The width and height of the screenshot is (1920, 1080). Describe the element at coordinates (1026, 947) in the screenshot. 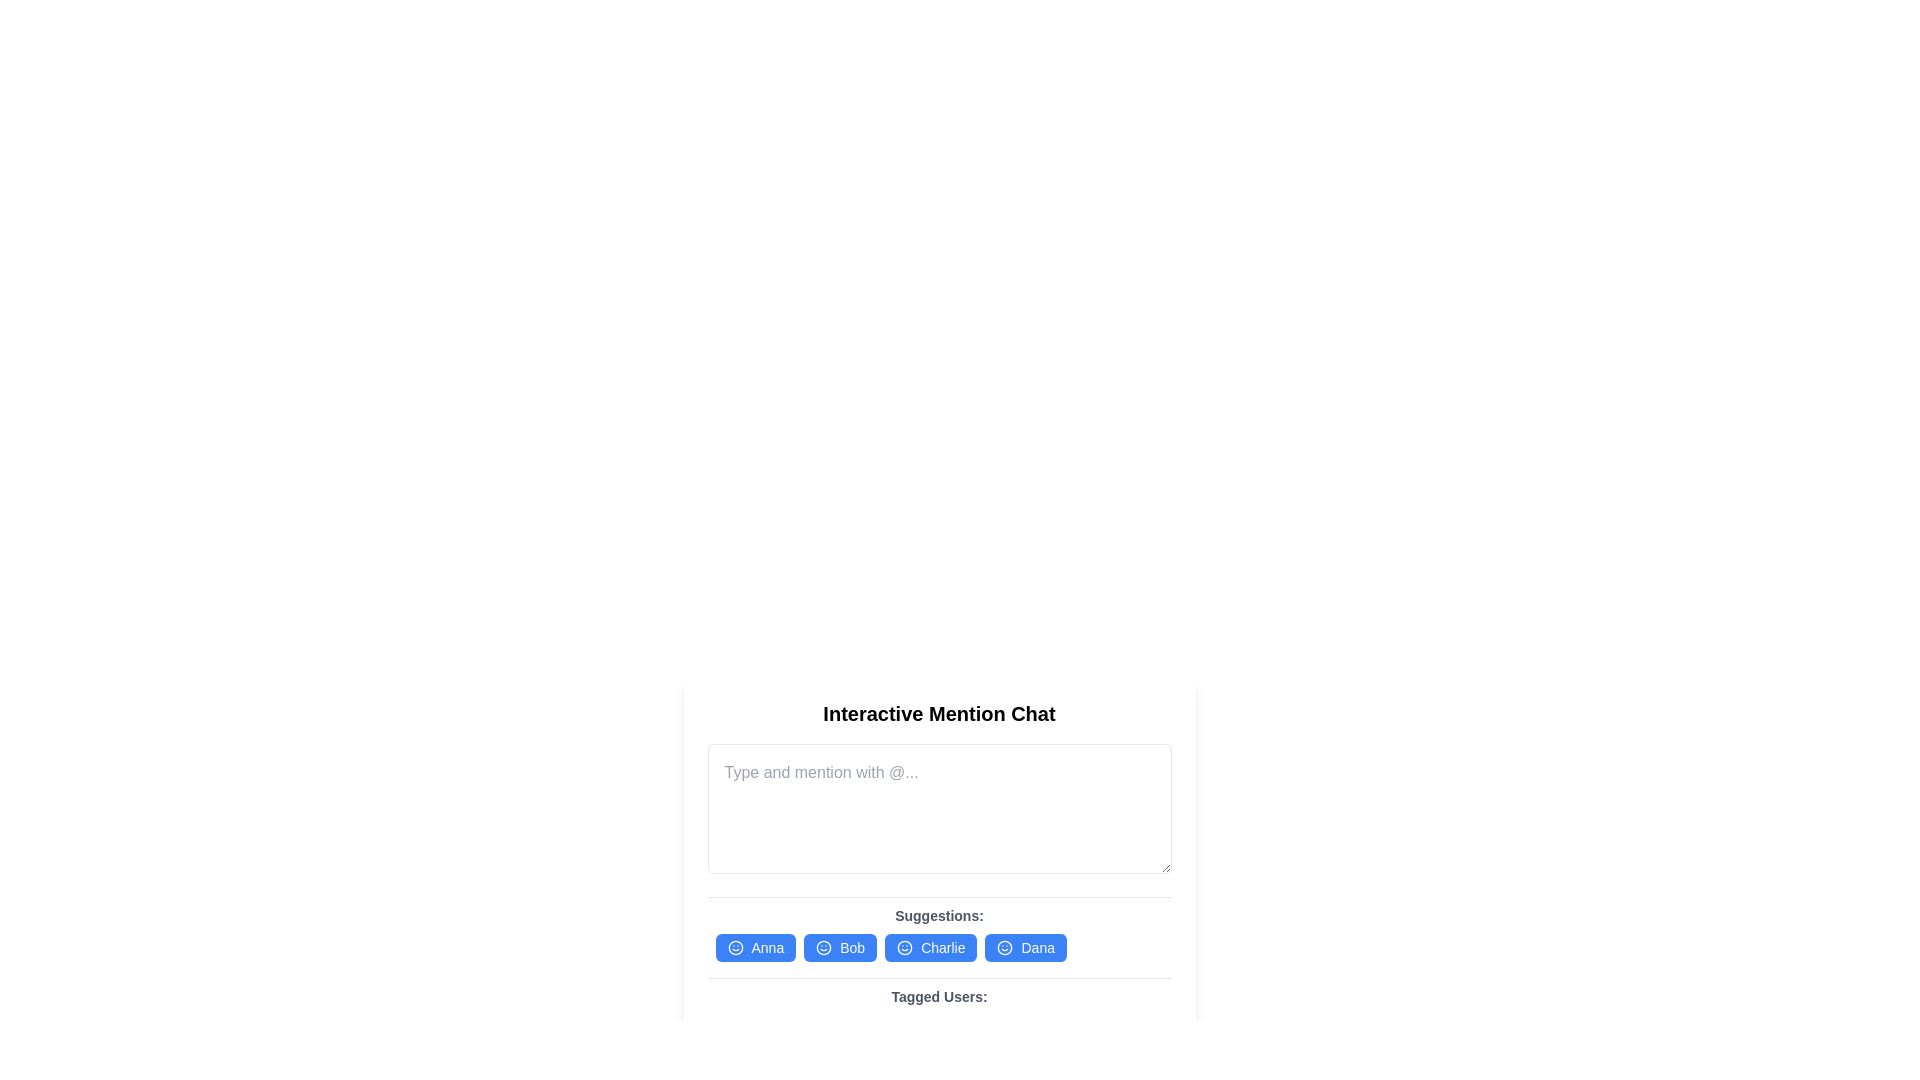

I see `the button representing the suggestion to tag or mention the user 'Dana' in the chat interface, located in the bottom-right corner of the Suggestions row` at that location.